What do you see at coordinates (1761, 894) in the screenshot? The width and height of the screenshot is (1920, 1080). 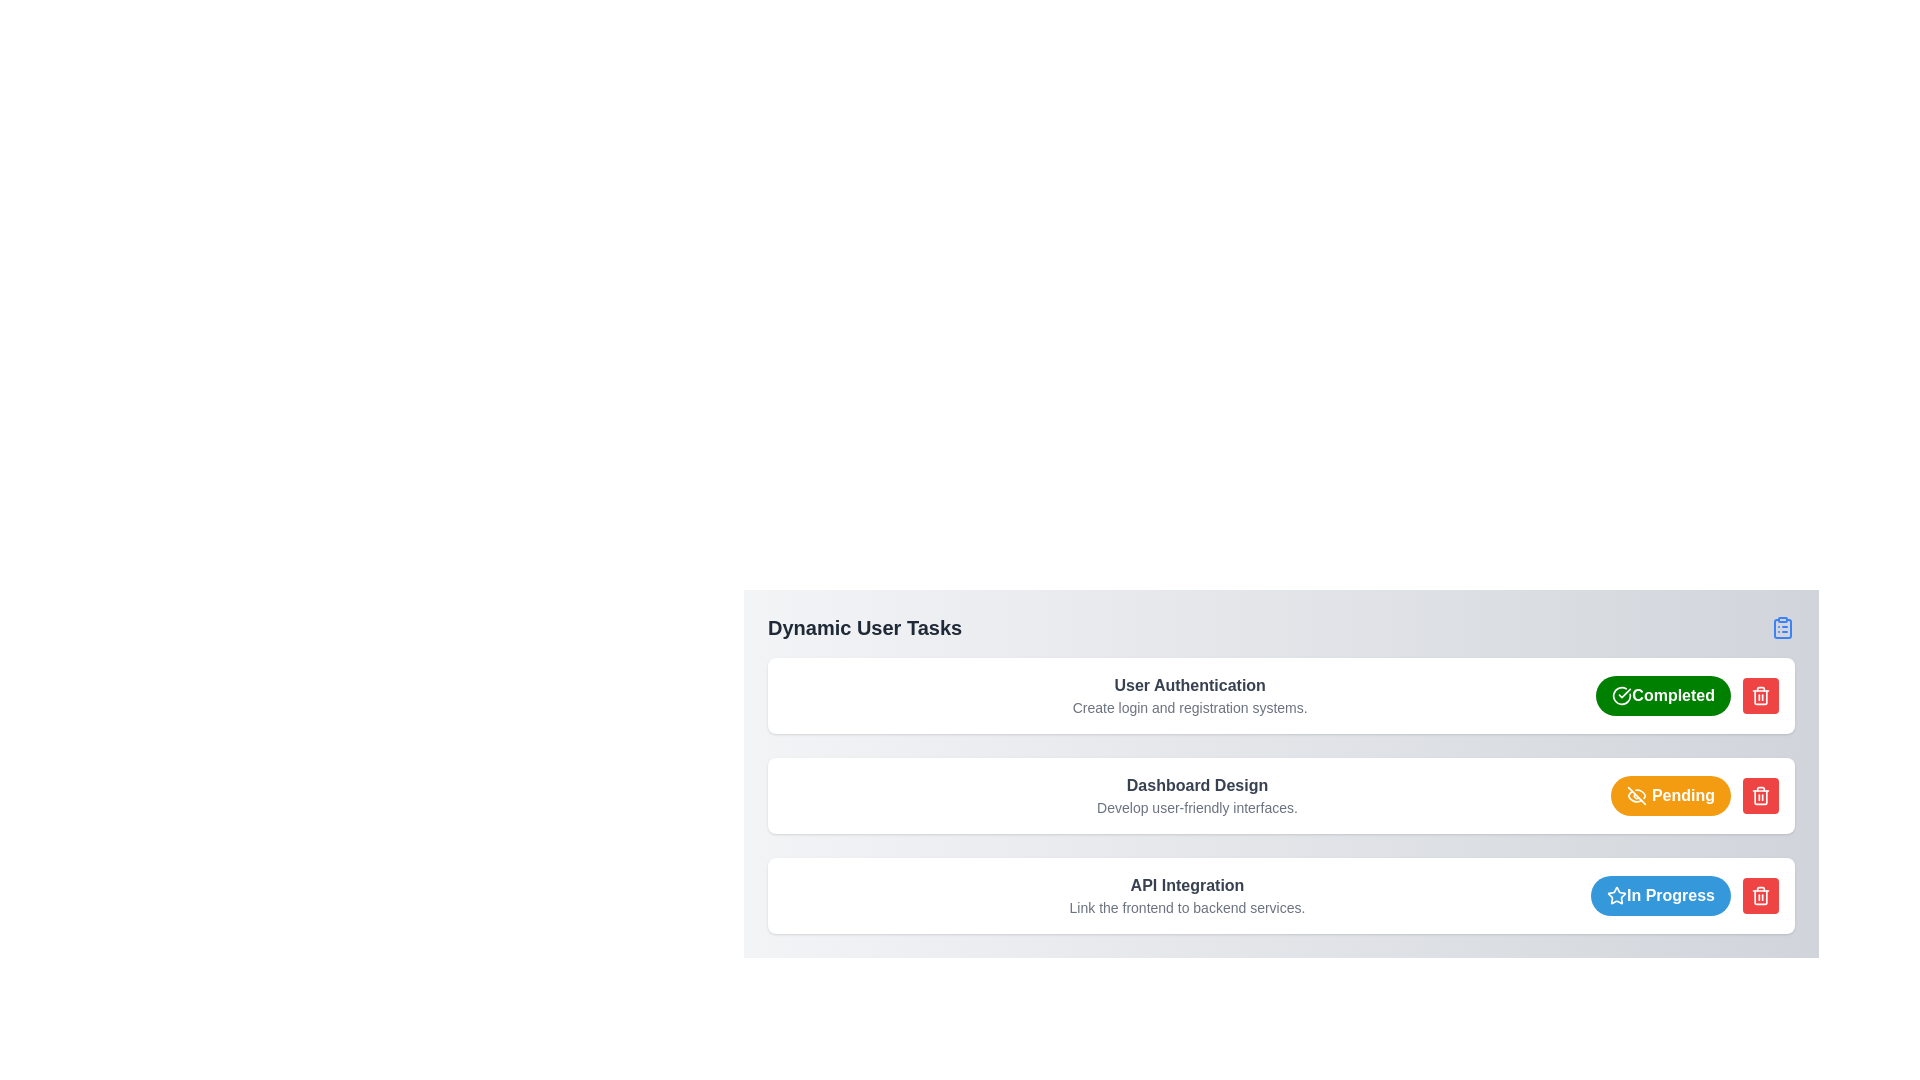 I see `the delete icon within the red circular button located to the right of the 'Dashboard Design' list item in the 'Dynamic User Tasks' section to potentially reveal additional context` at bounding box center [1761, 894].